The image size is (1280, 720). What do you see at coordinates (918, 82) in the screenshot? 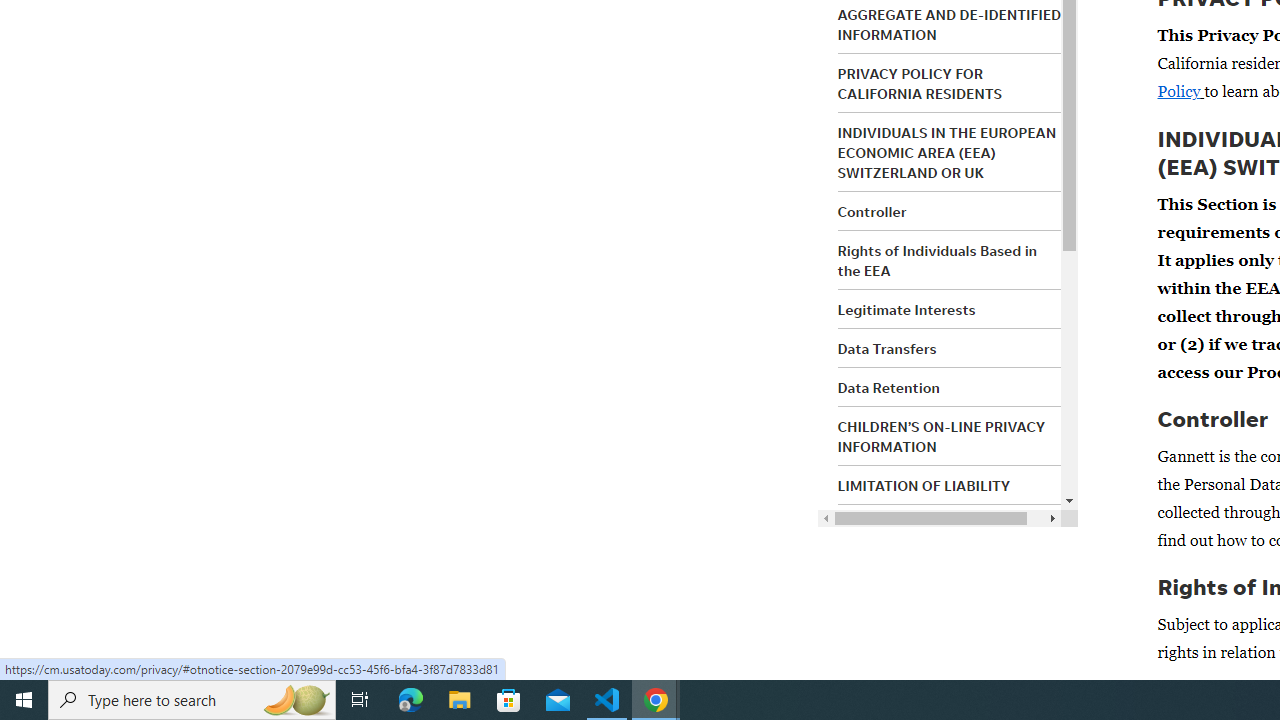
I see `'PRIVACY POLICY FOR CALIFORNIA RESIDENTS'` at bounding box center [918, 82].